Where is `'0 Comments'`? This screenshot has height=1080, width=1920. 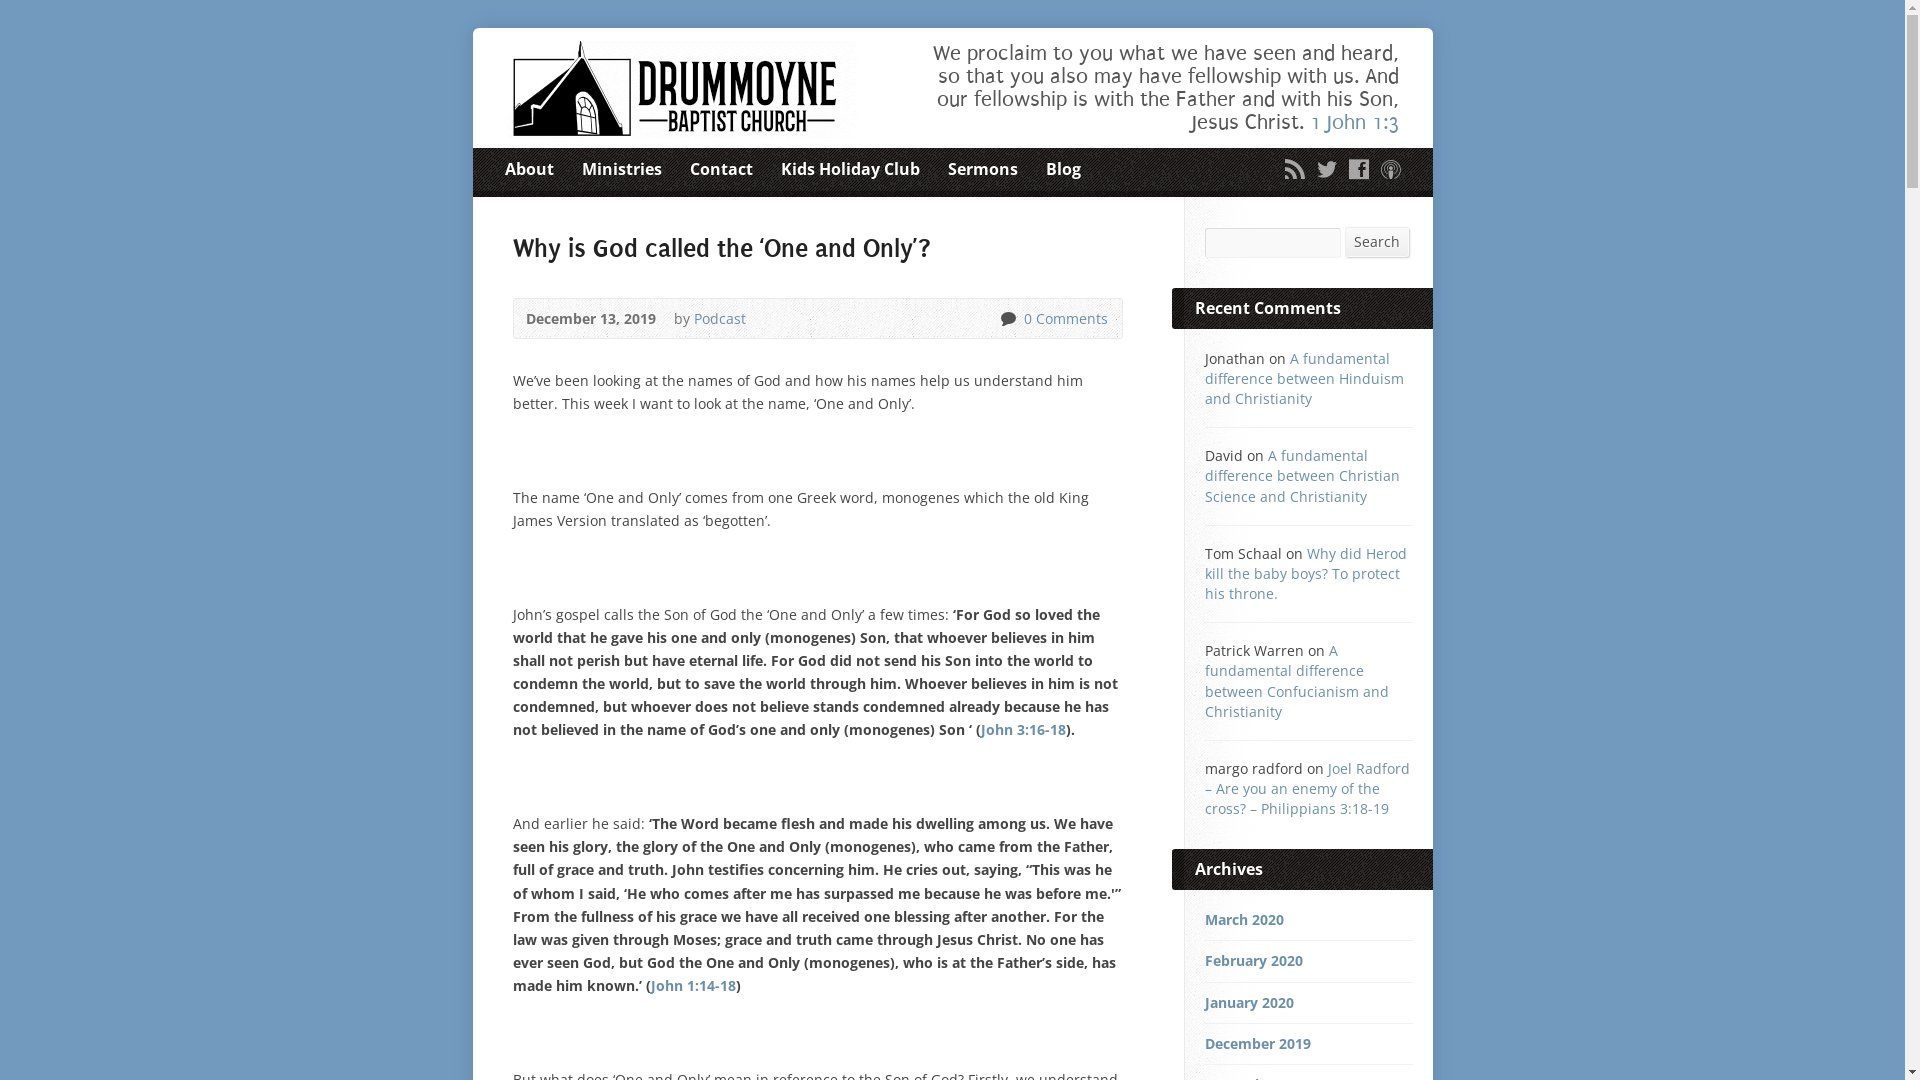 '0 Comments' is located at coordinates (1007, 317).